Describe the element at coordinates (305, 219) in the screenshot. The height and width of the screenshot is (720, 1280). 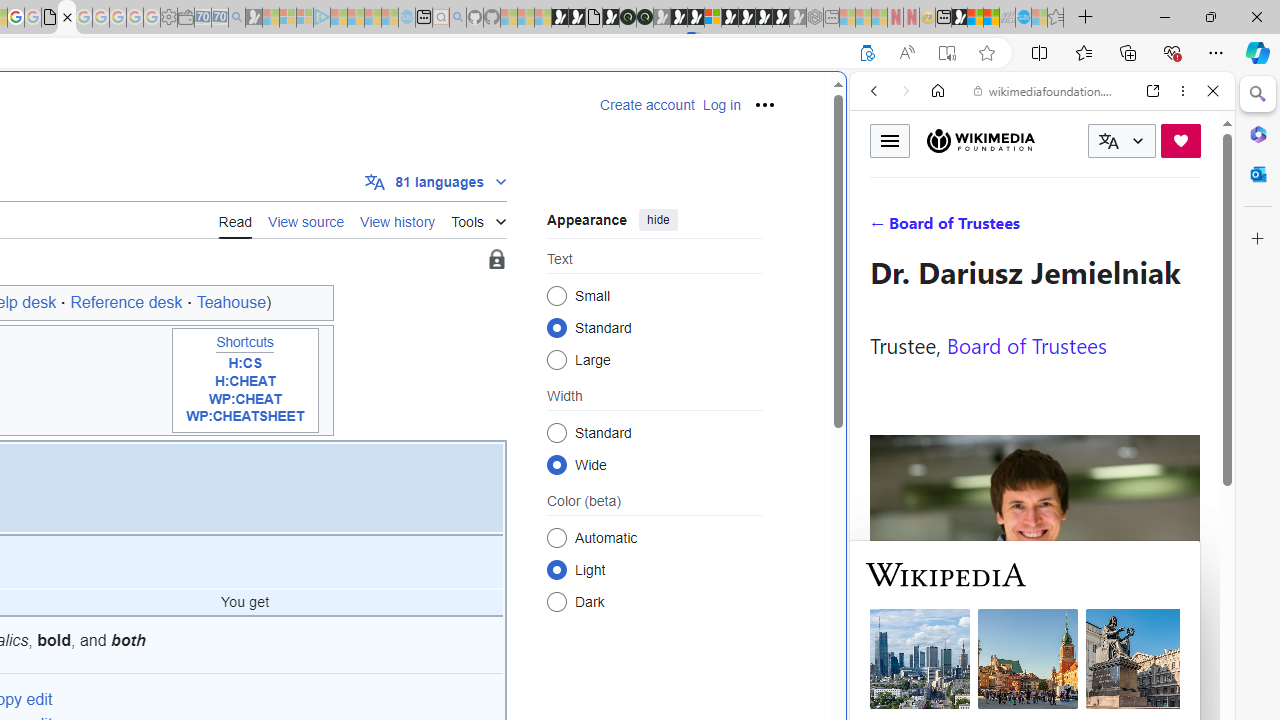
I see `'View source'` at that location.